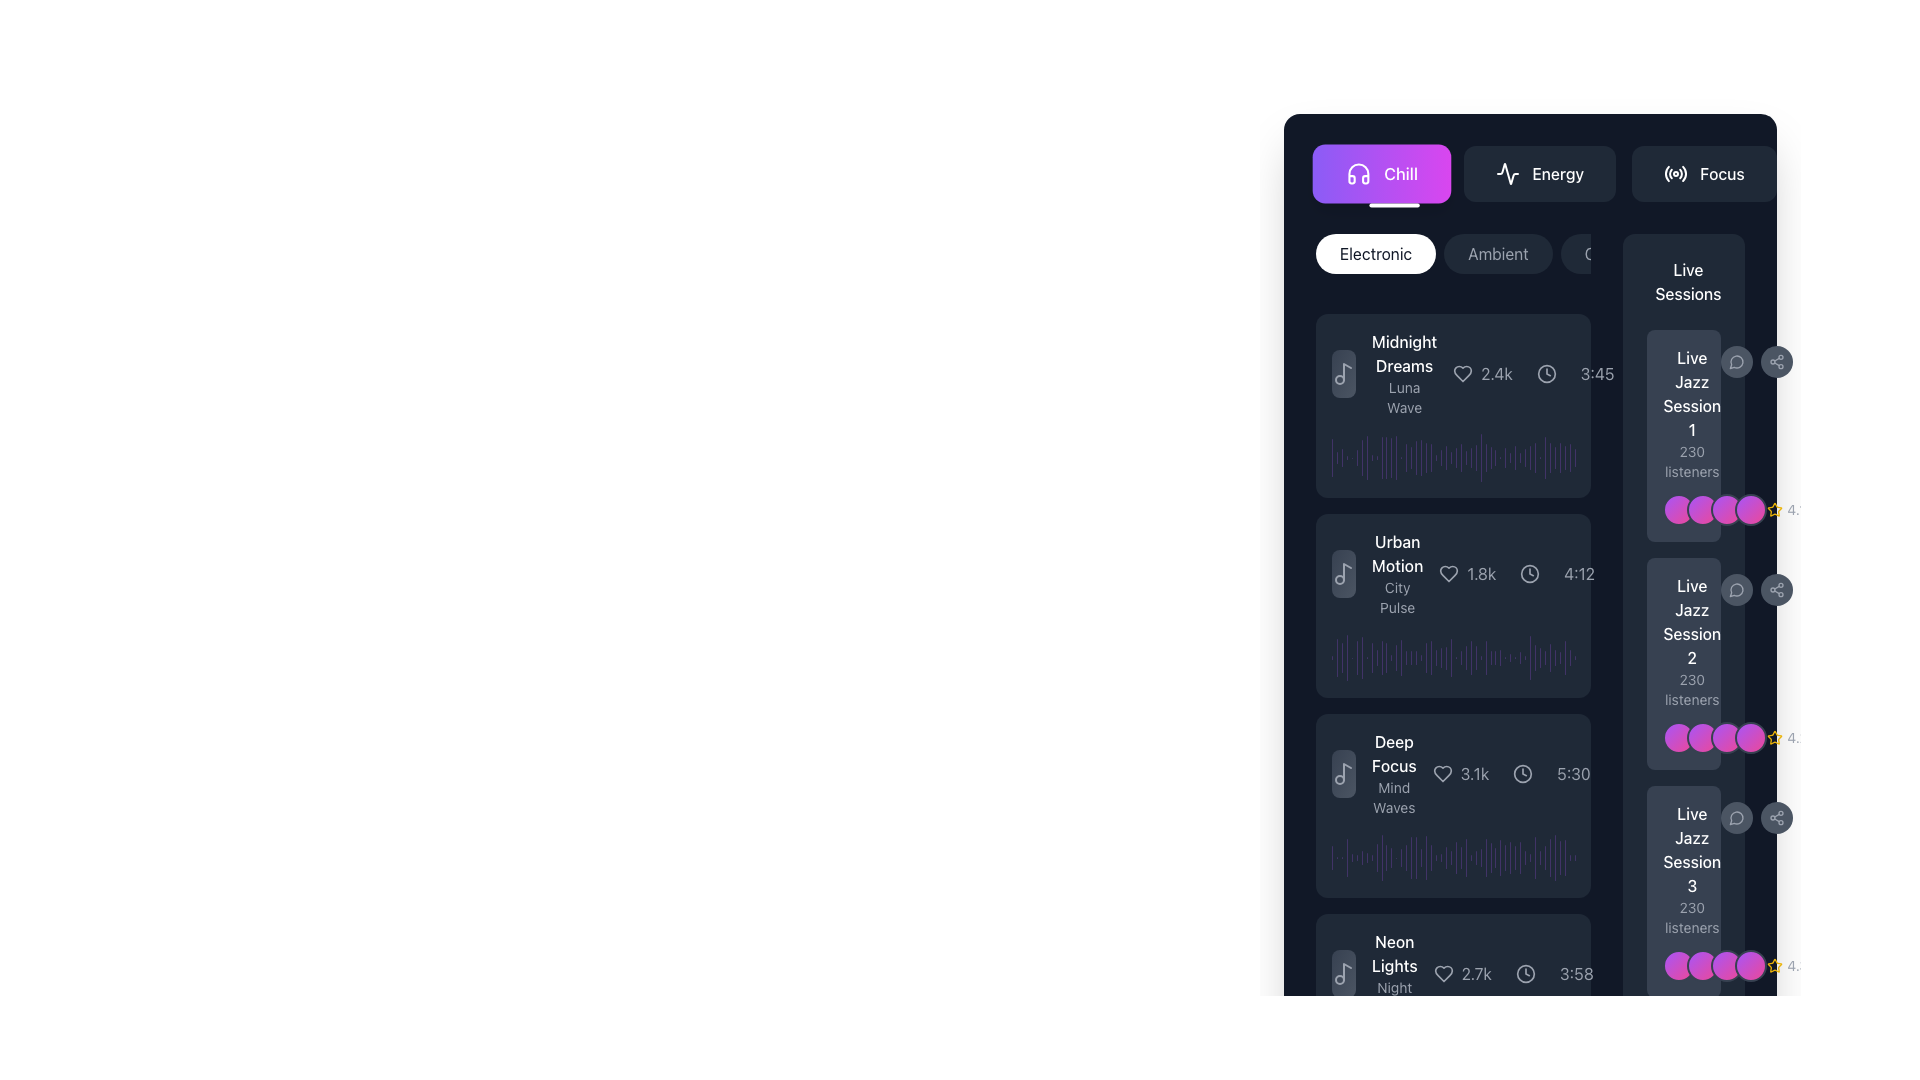 This screenshot has height=1080, width=1920. Describe the element at coordinates (1596, 374) in the screenshot. I see `the timestamp label located at the bottom right of the audio file card, which indicates the duration of the audio file` at that location.